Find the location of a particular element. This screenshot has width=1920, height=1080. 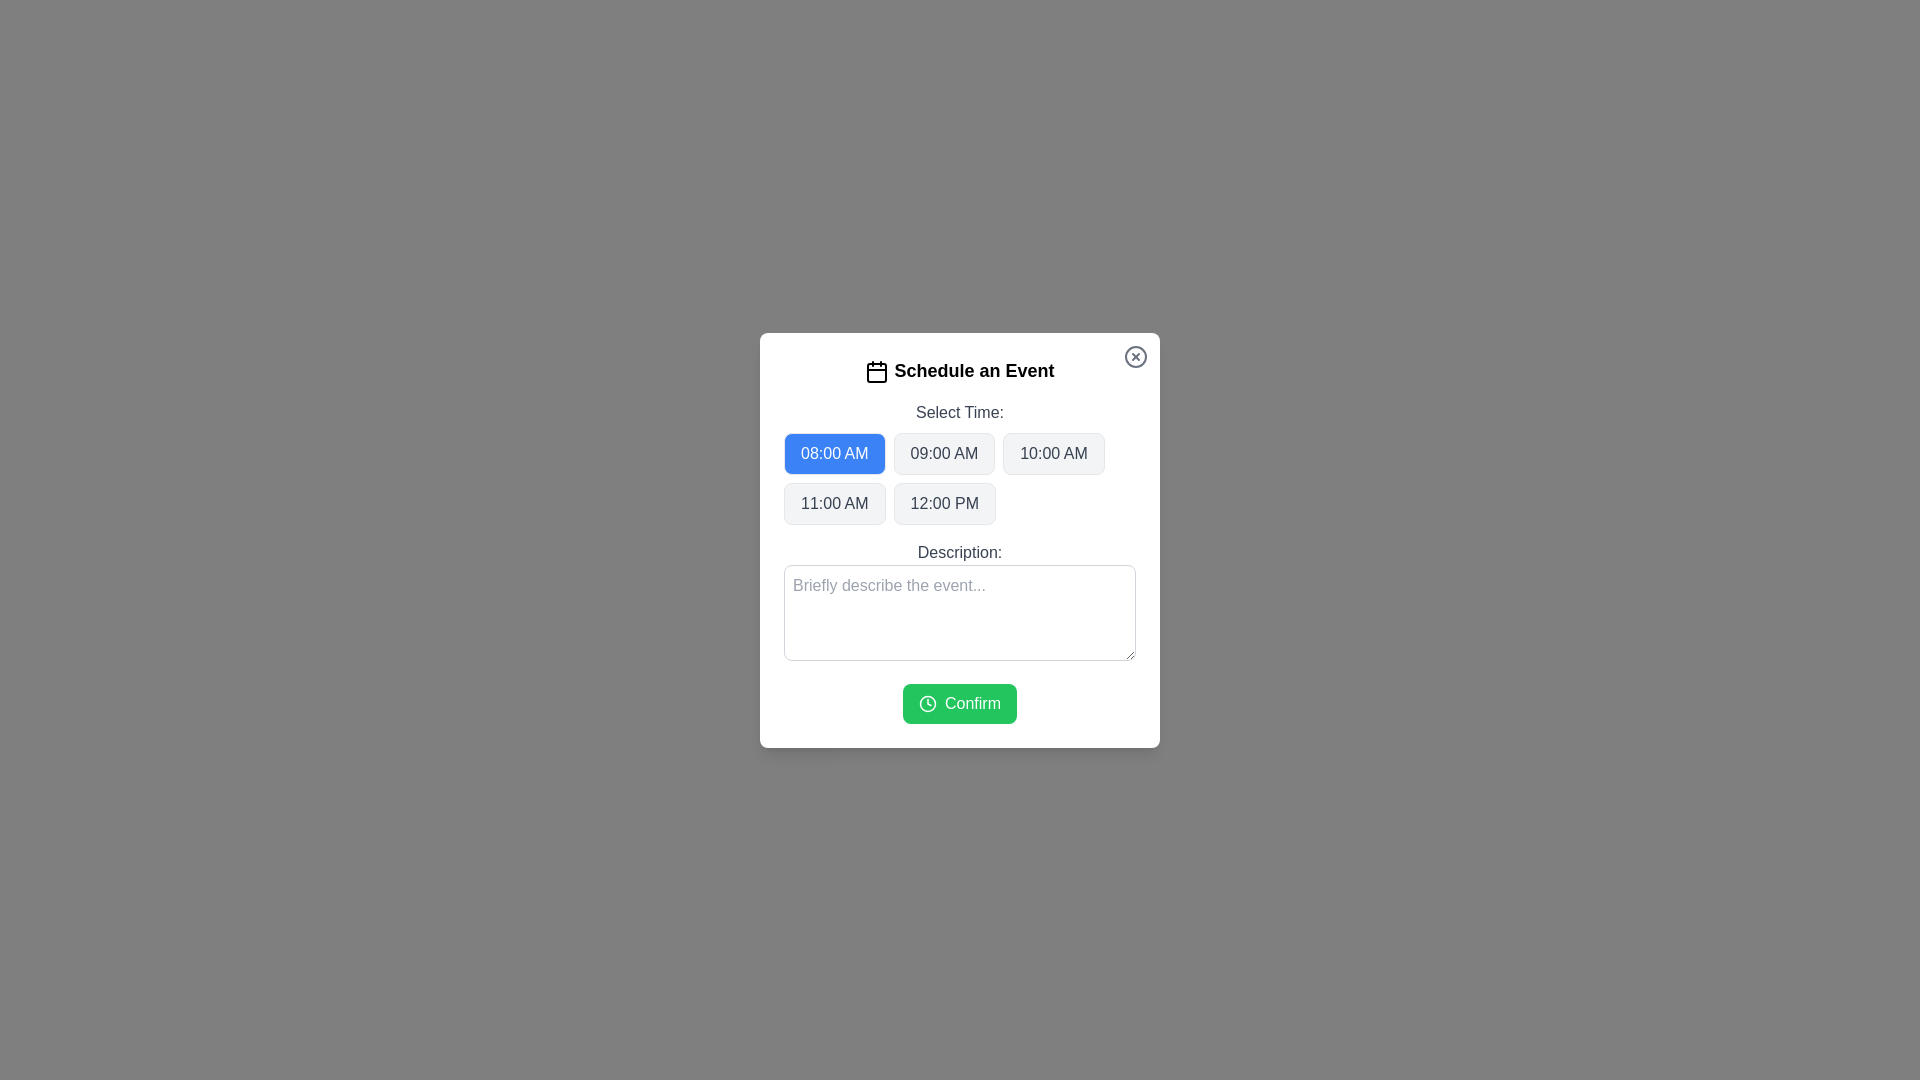

the calendar icon located in the header area of the centered modal window, slightly to the left of the 'Schedule an Event' text is located at coordinates (877, 371).